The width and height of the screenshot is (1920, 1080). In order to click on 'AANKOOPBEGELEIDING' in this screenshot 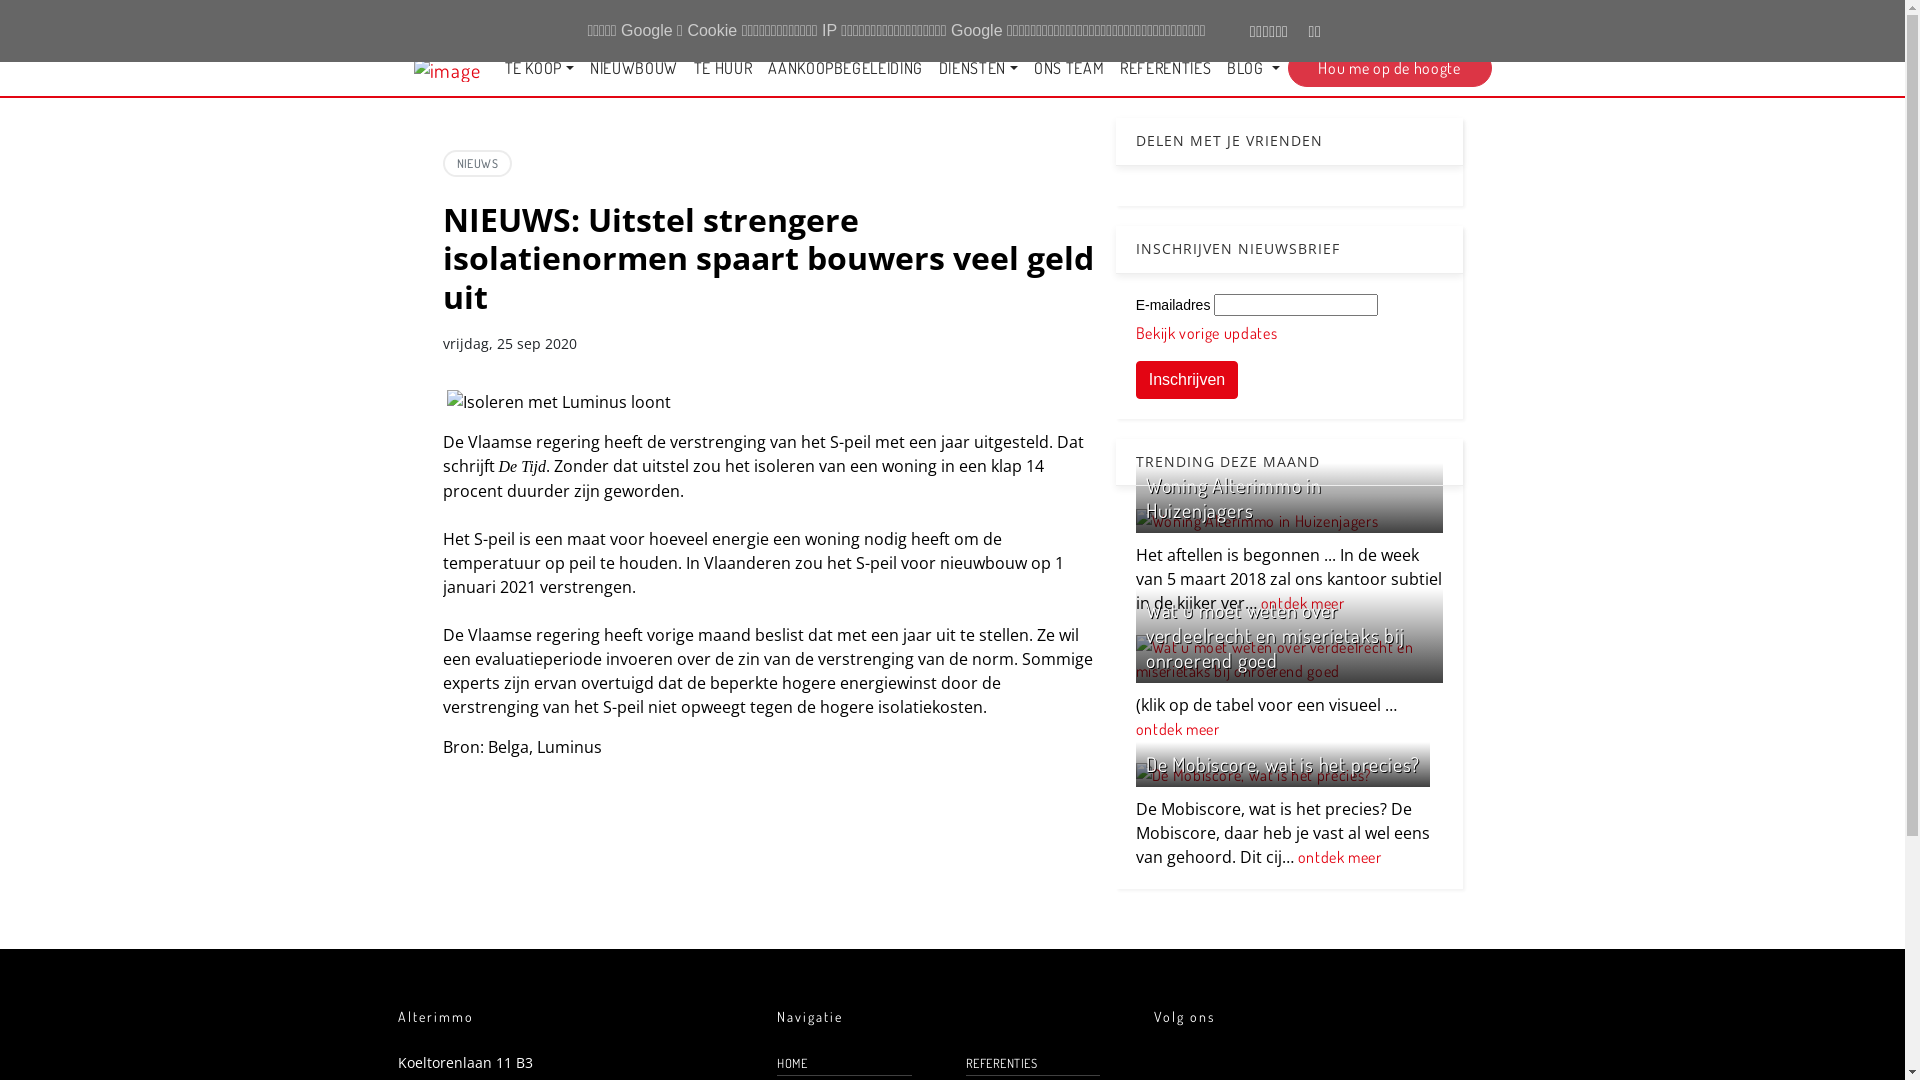, I will do `click(845, 67)`.